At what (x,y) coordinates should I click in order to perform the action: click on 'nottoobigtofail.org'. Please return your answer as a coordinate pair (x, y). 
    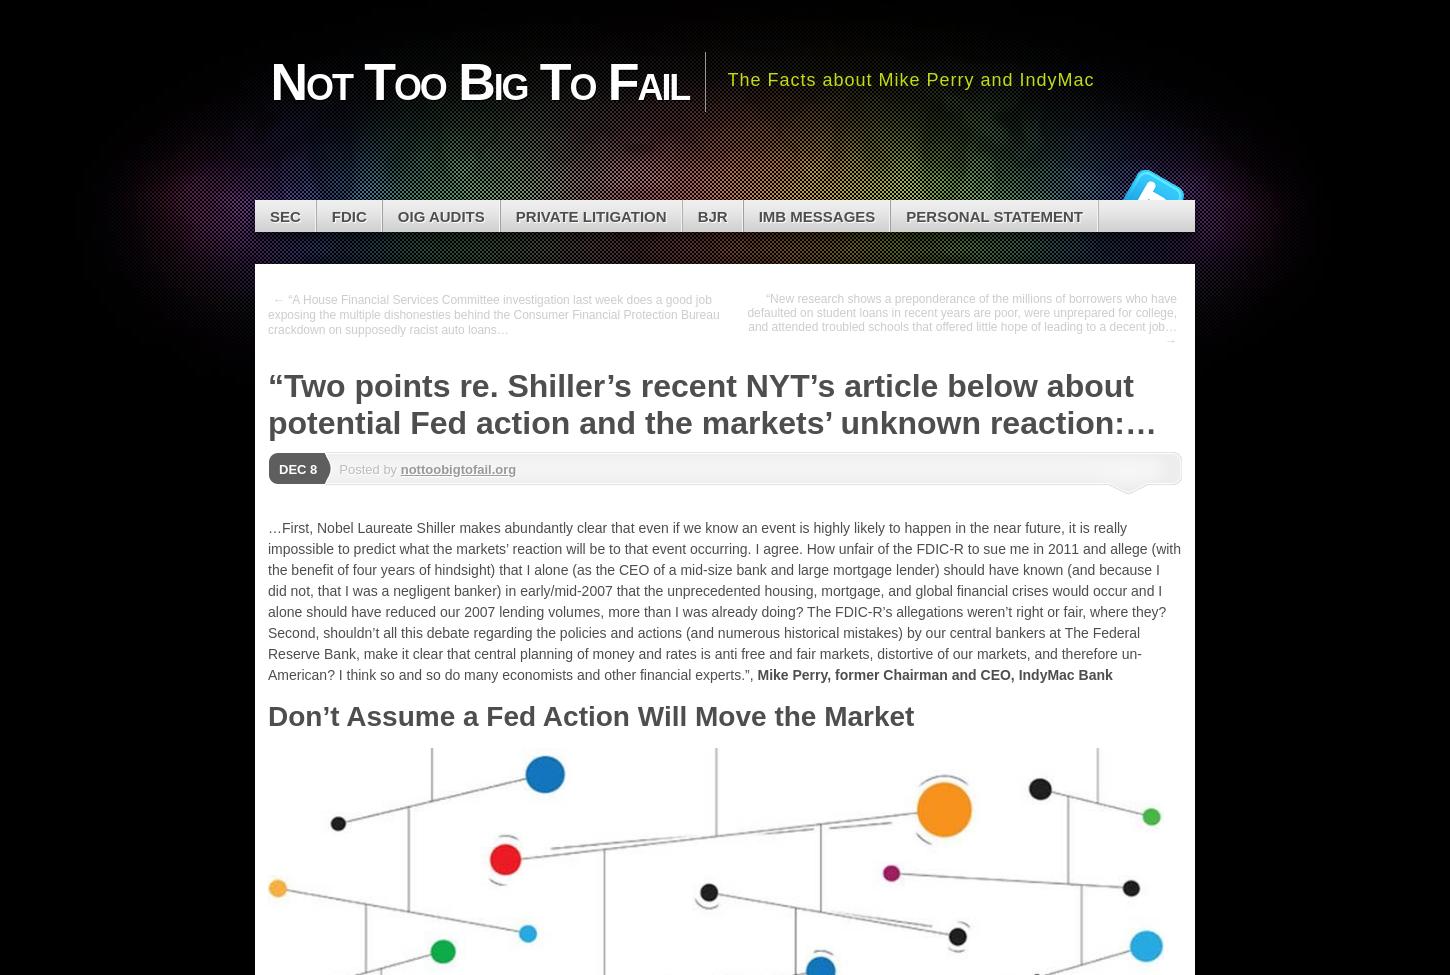
    Looking at the image, I should click on (399, 468).